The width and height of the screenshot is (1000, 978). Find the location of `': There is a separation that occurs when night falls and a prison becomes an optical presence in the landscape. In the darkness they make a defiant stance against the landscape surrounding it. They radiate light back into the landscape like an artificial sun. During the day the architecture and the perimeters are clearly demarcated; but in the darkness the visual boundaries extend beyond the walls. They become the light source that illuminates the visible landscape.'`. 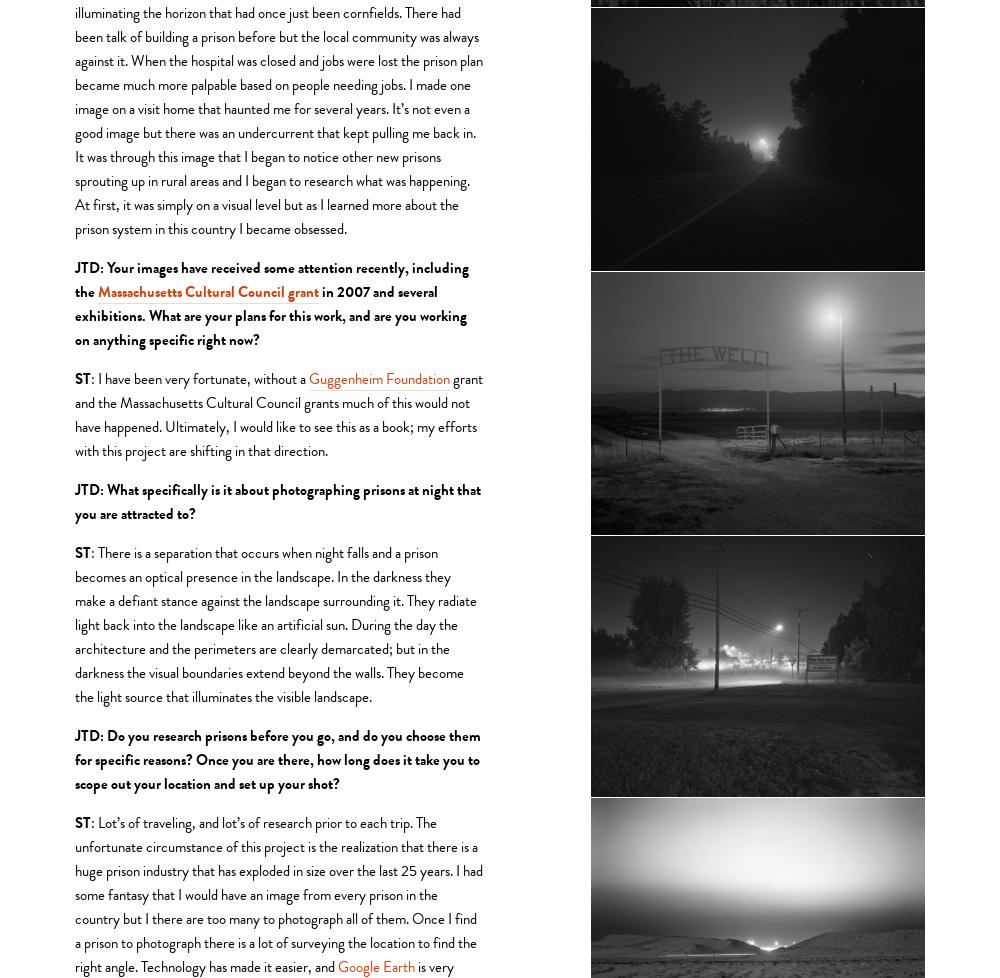

': There is a separation that occurs when night falls and a prison becomes an optical presence in the landscape. In the darkness they make a defiant stance against the landscape surrounding it. They radiate light back into the landscape like an artificial sun. During the day the architecture and the perimeters are clearly demarcated; but in the darkness the visual boundaries extend beyond the walls. They become the light source that illuminates the visible landscape.' is located at coordinates (277, 623).